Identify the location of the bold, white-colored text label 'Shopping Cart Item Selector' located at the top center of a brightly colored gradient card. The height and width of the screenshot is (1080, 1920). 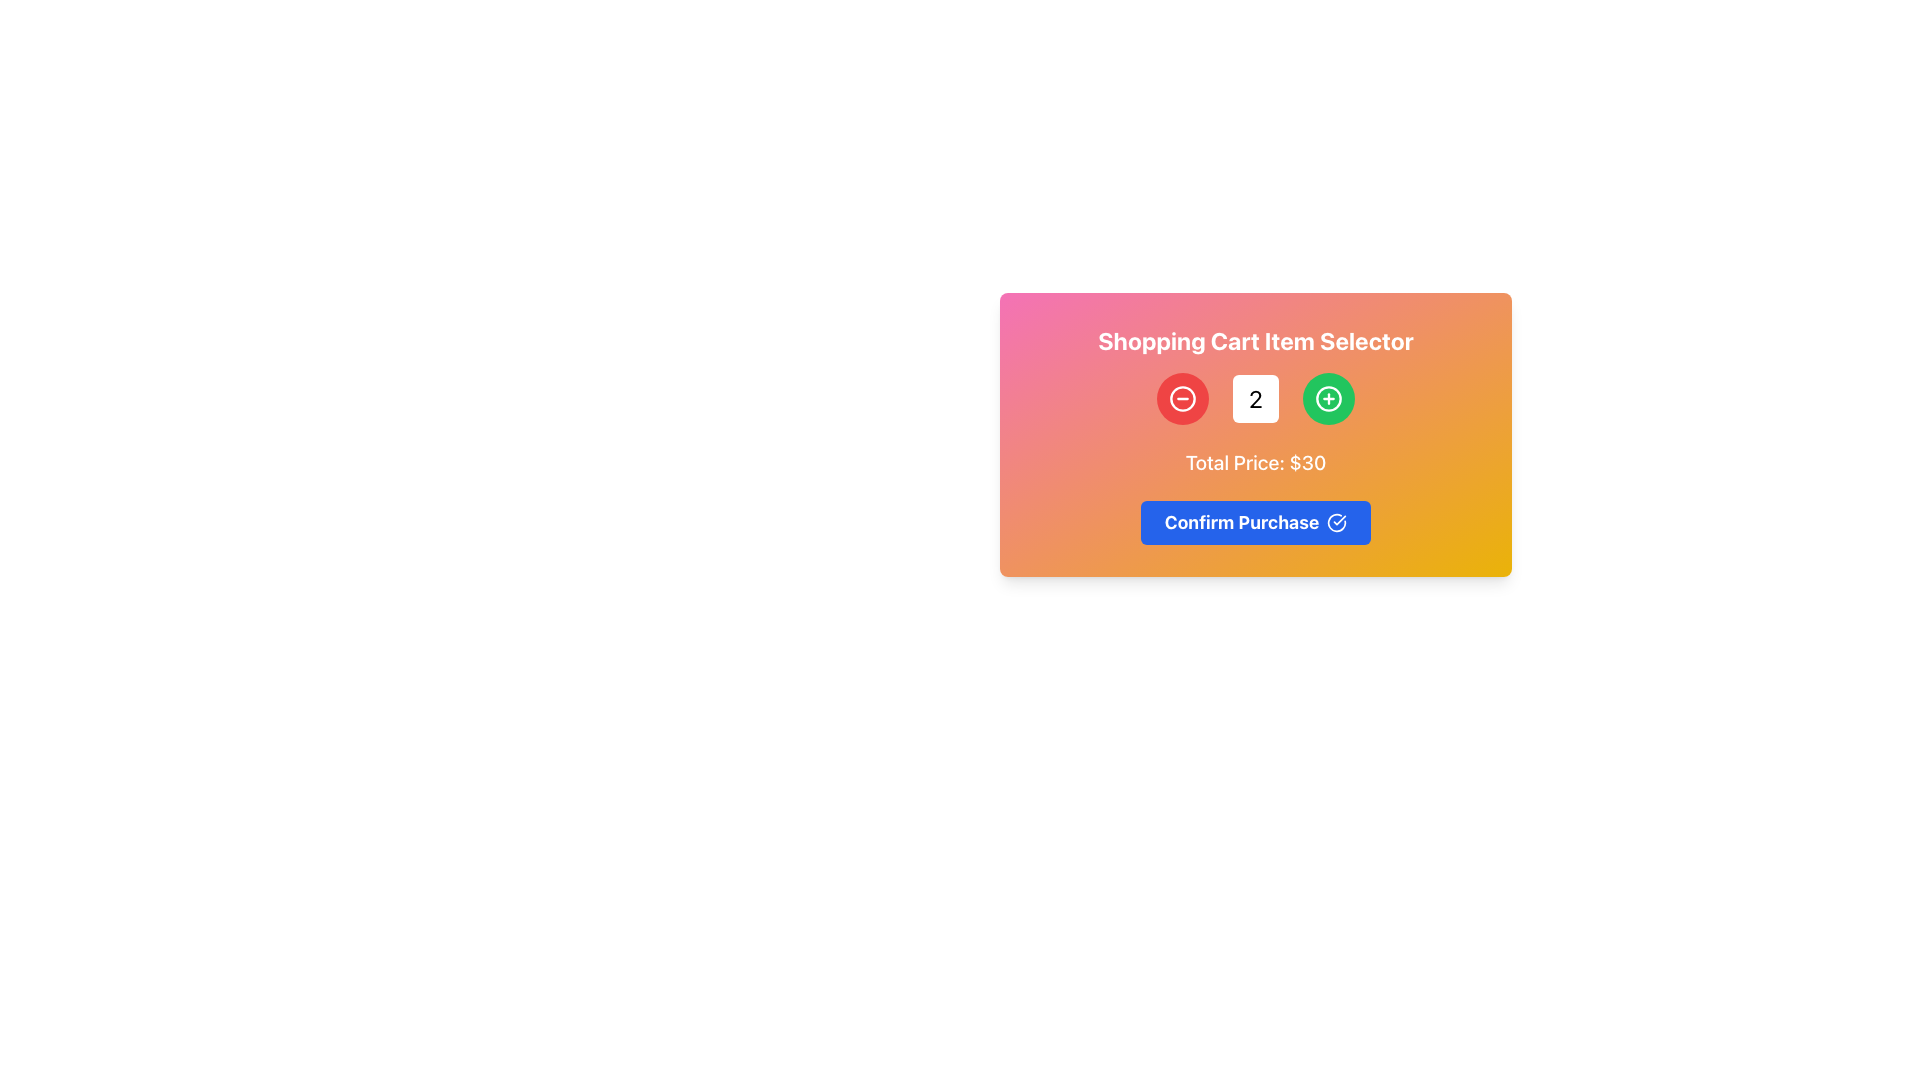
(1255, 339).